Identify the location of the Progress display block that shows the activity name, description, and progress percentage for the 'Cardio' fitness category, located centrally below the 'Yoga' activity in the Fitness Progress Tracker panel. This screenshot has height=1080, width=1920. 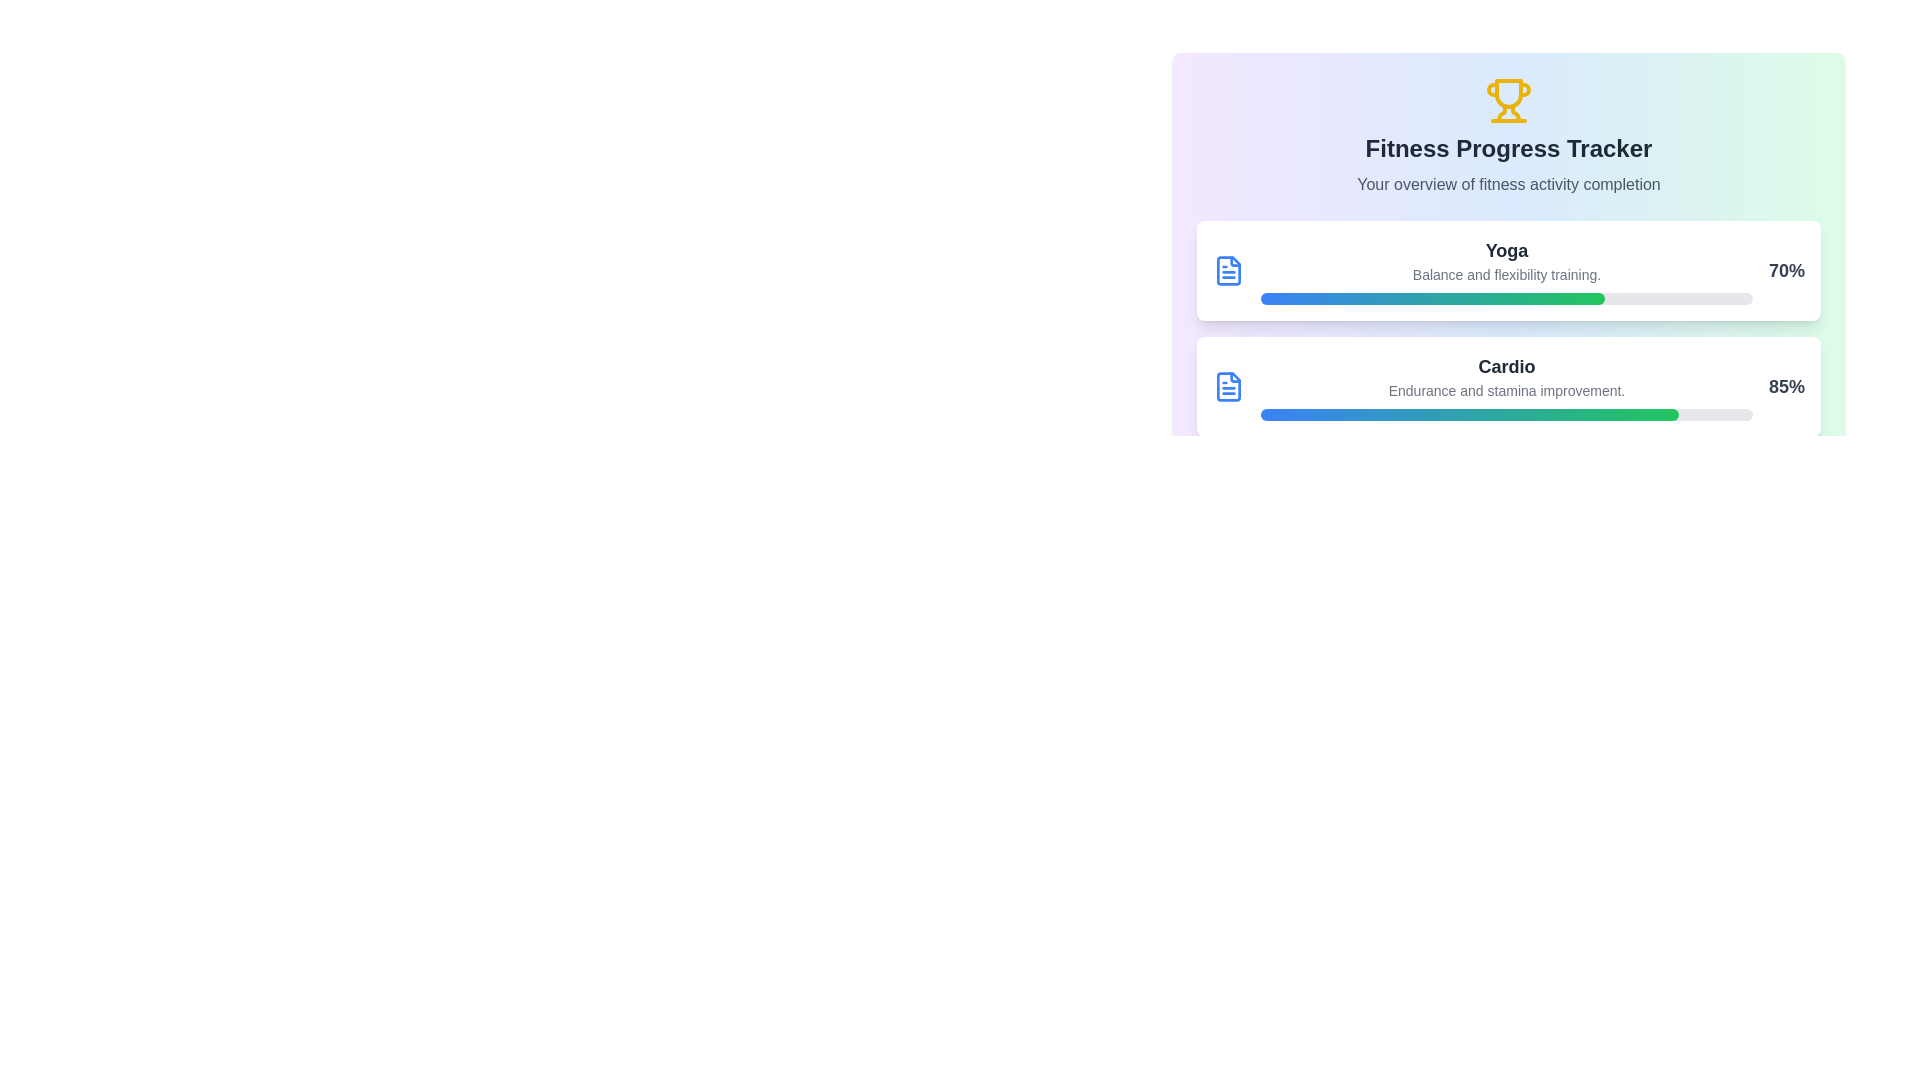
(1508, 386).